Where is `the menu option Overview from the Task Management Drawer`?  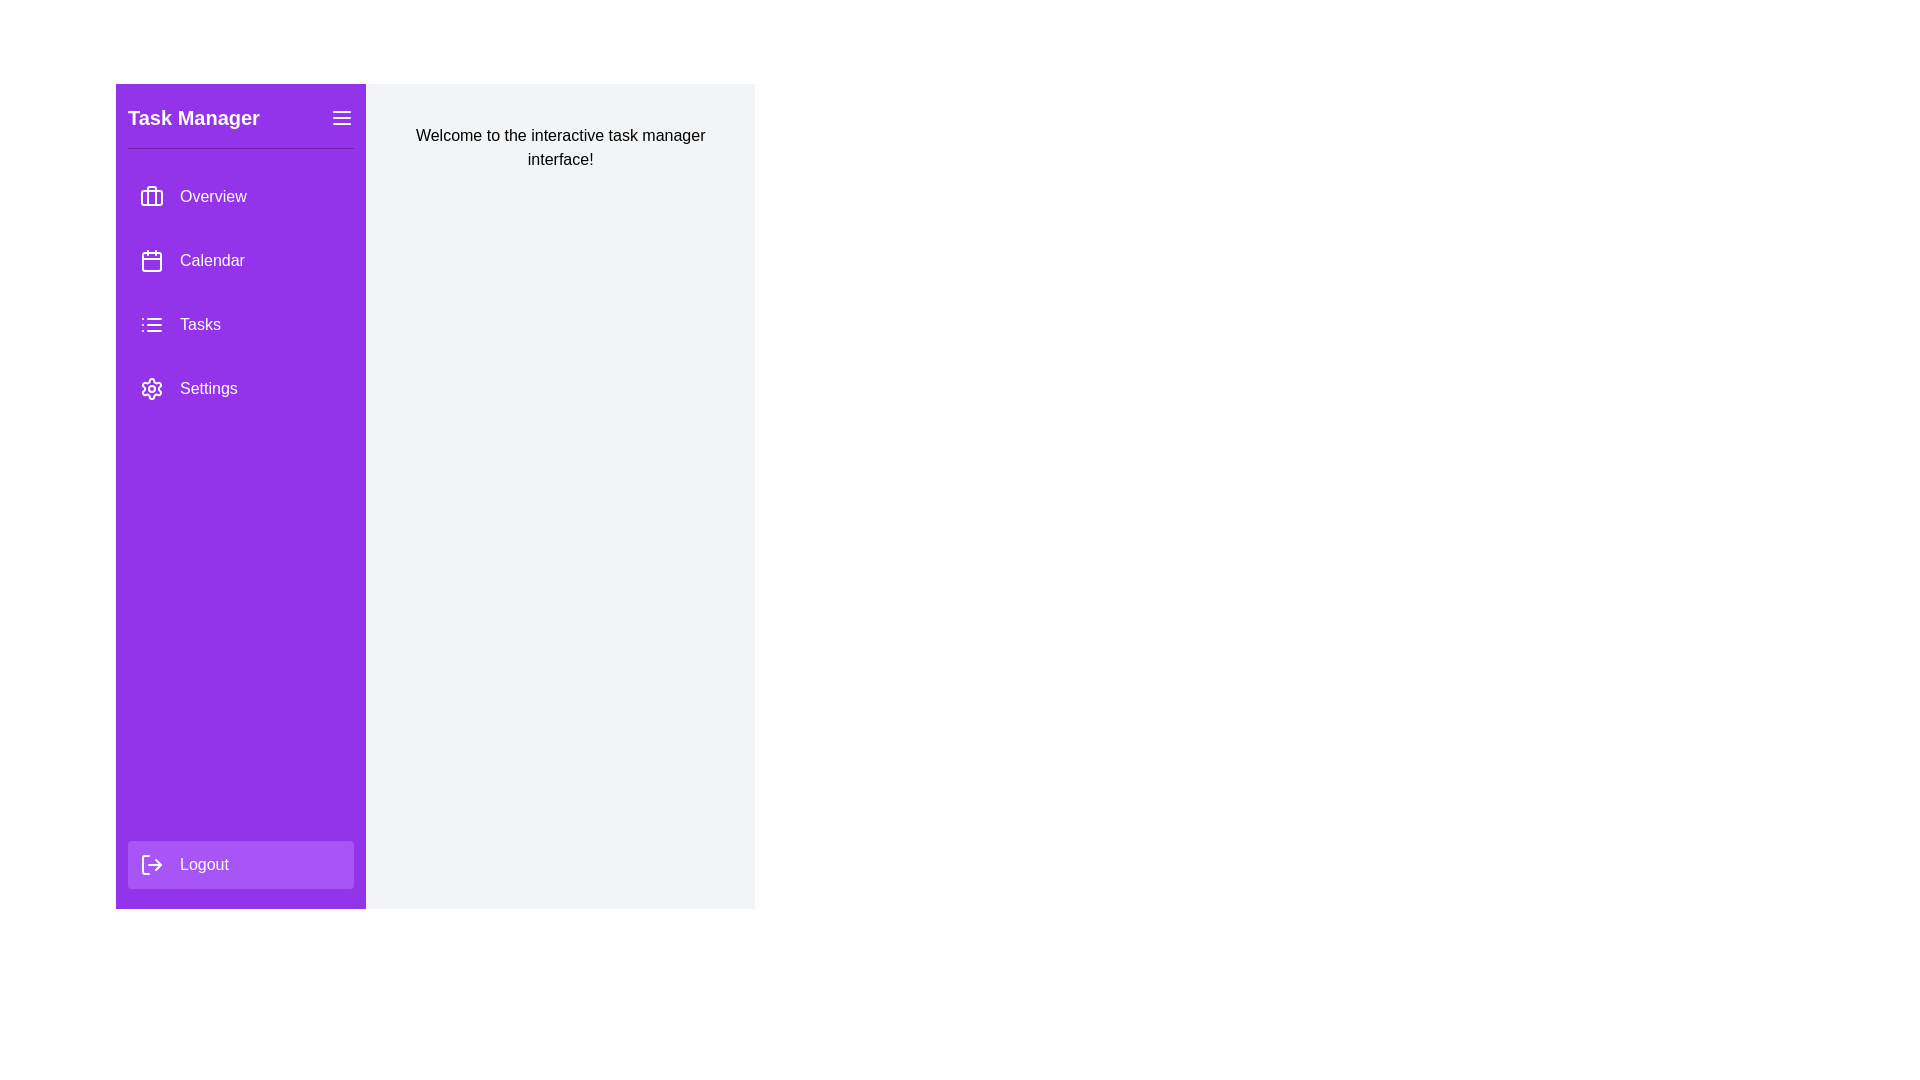 the menu option Overview from the Task Management Drawer is located at coordinates (240, 196).